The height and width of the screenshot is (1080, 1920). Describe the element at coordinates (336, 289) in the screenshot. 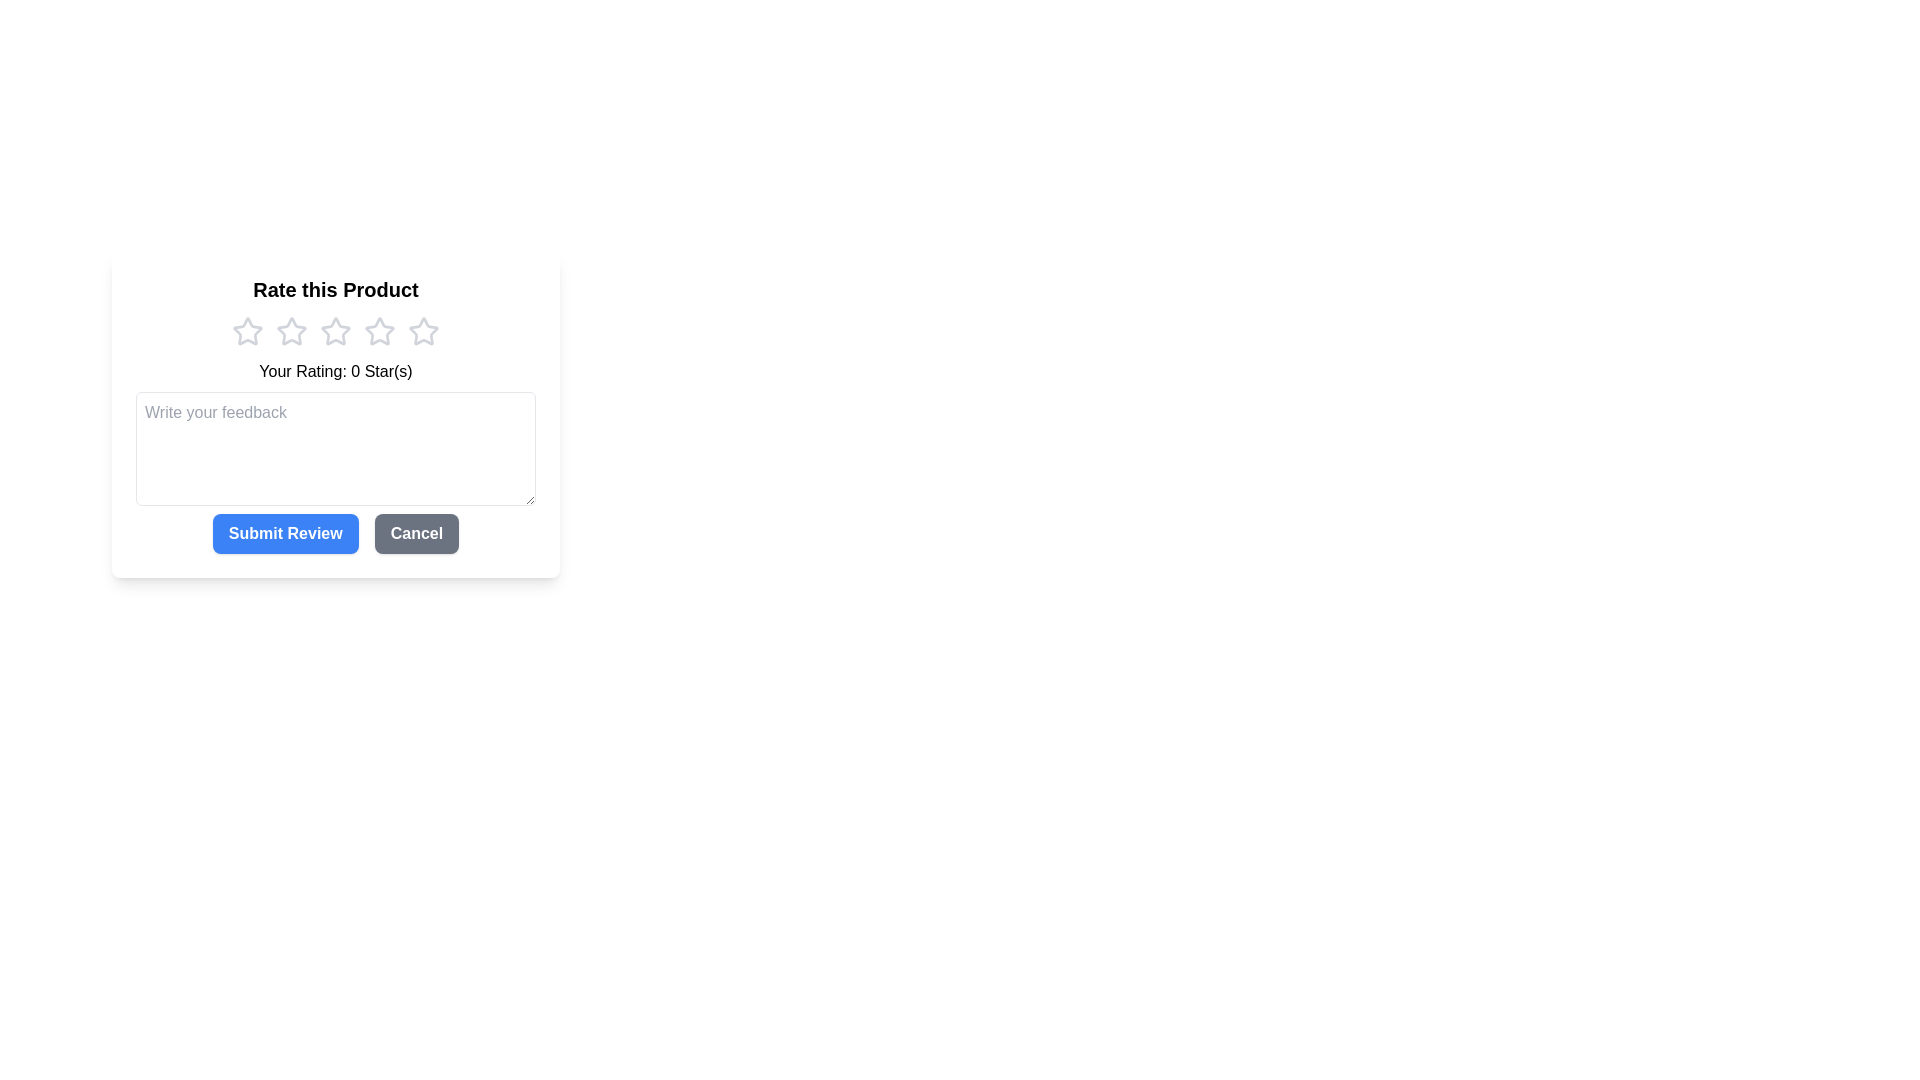

I see `text displayed in the 'Rate this Product' label at the top of the user feedback form` at that location.